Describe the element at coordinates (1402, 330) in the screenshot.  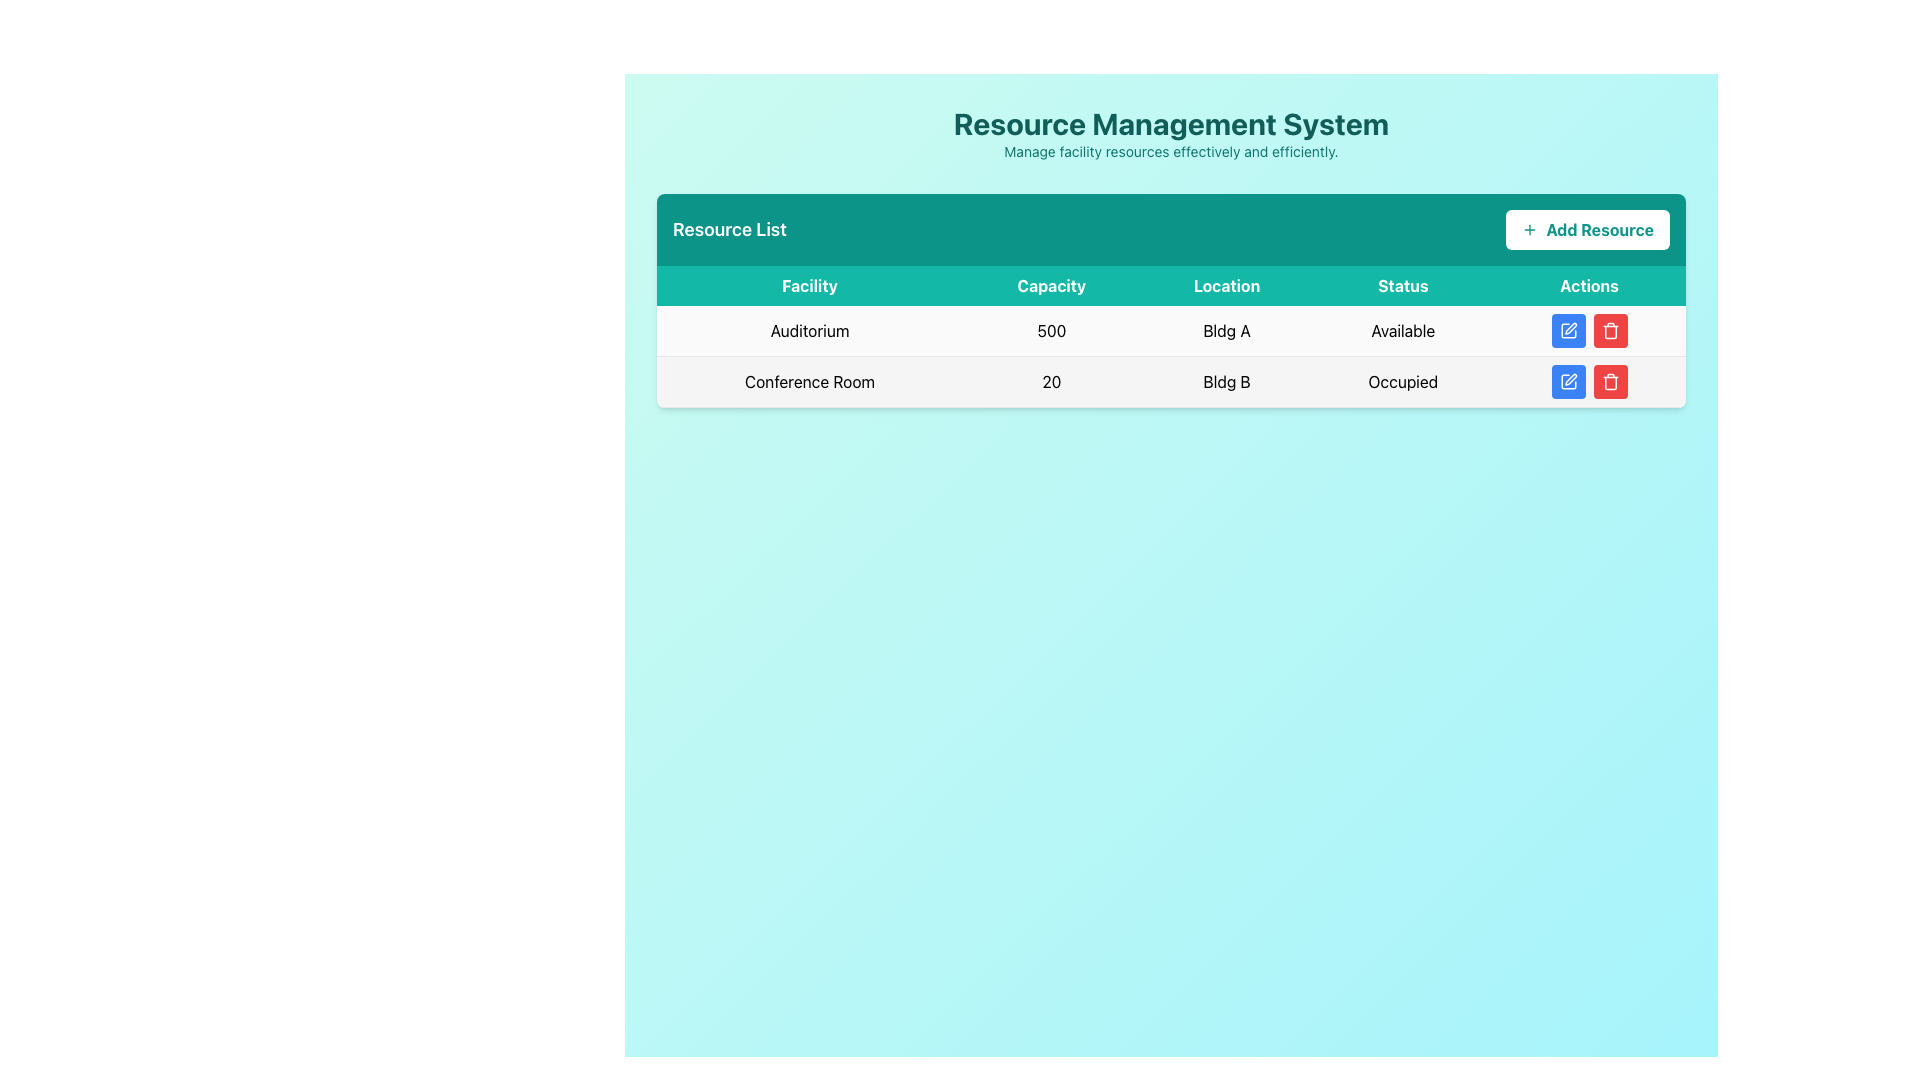
I see `the Text display indicating the availability status of the resource in the 'Resource List' table, specifically located in the last cell of the row labeled 'Auditorium, 500, Bldg A' in the 'Status' column` at that location.